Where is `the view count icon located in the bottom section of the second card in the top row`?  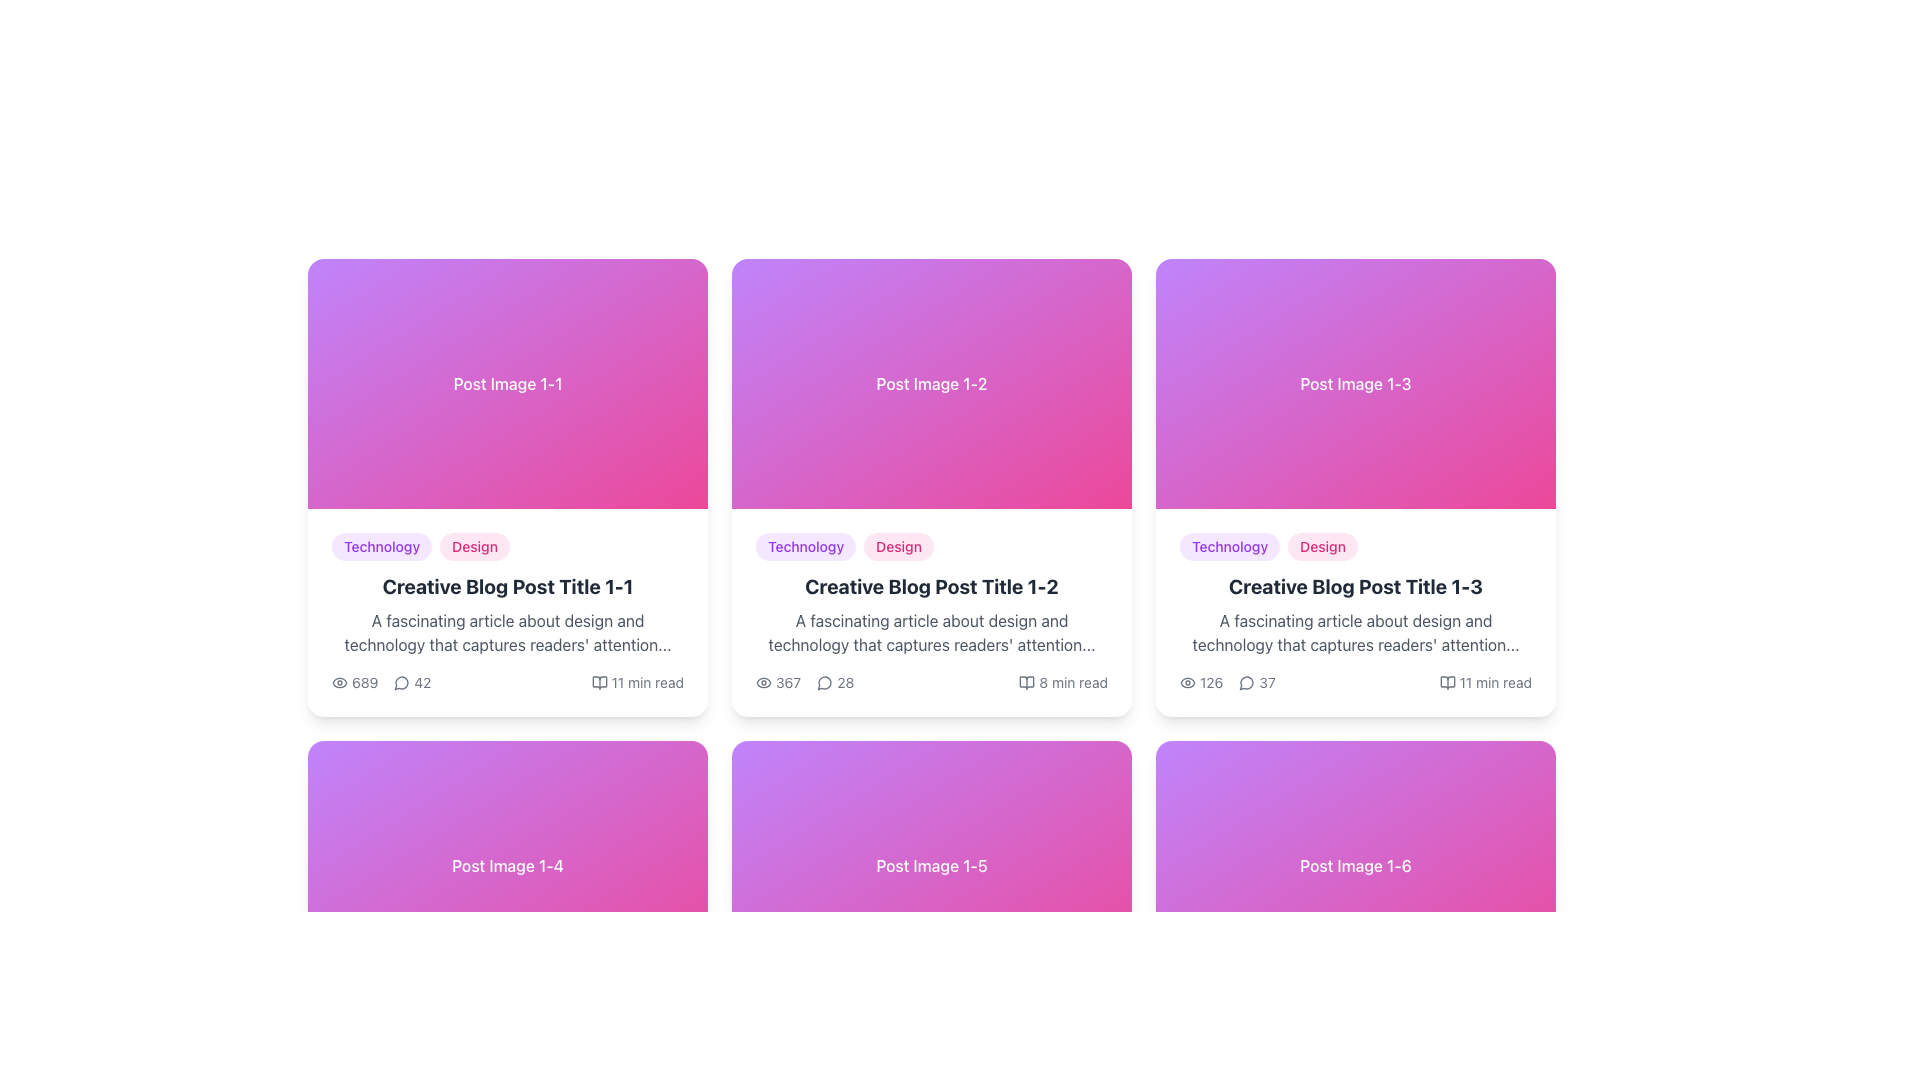 the view count icon located in the bottom section of the second card in the top row is located at coordinates (777, 681).